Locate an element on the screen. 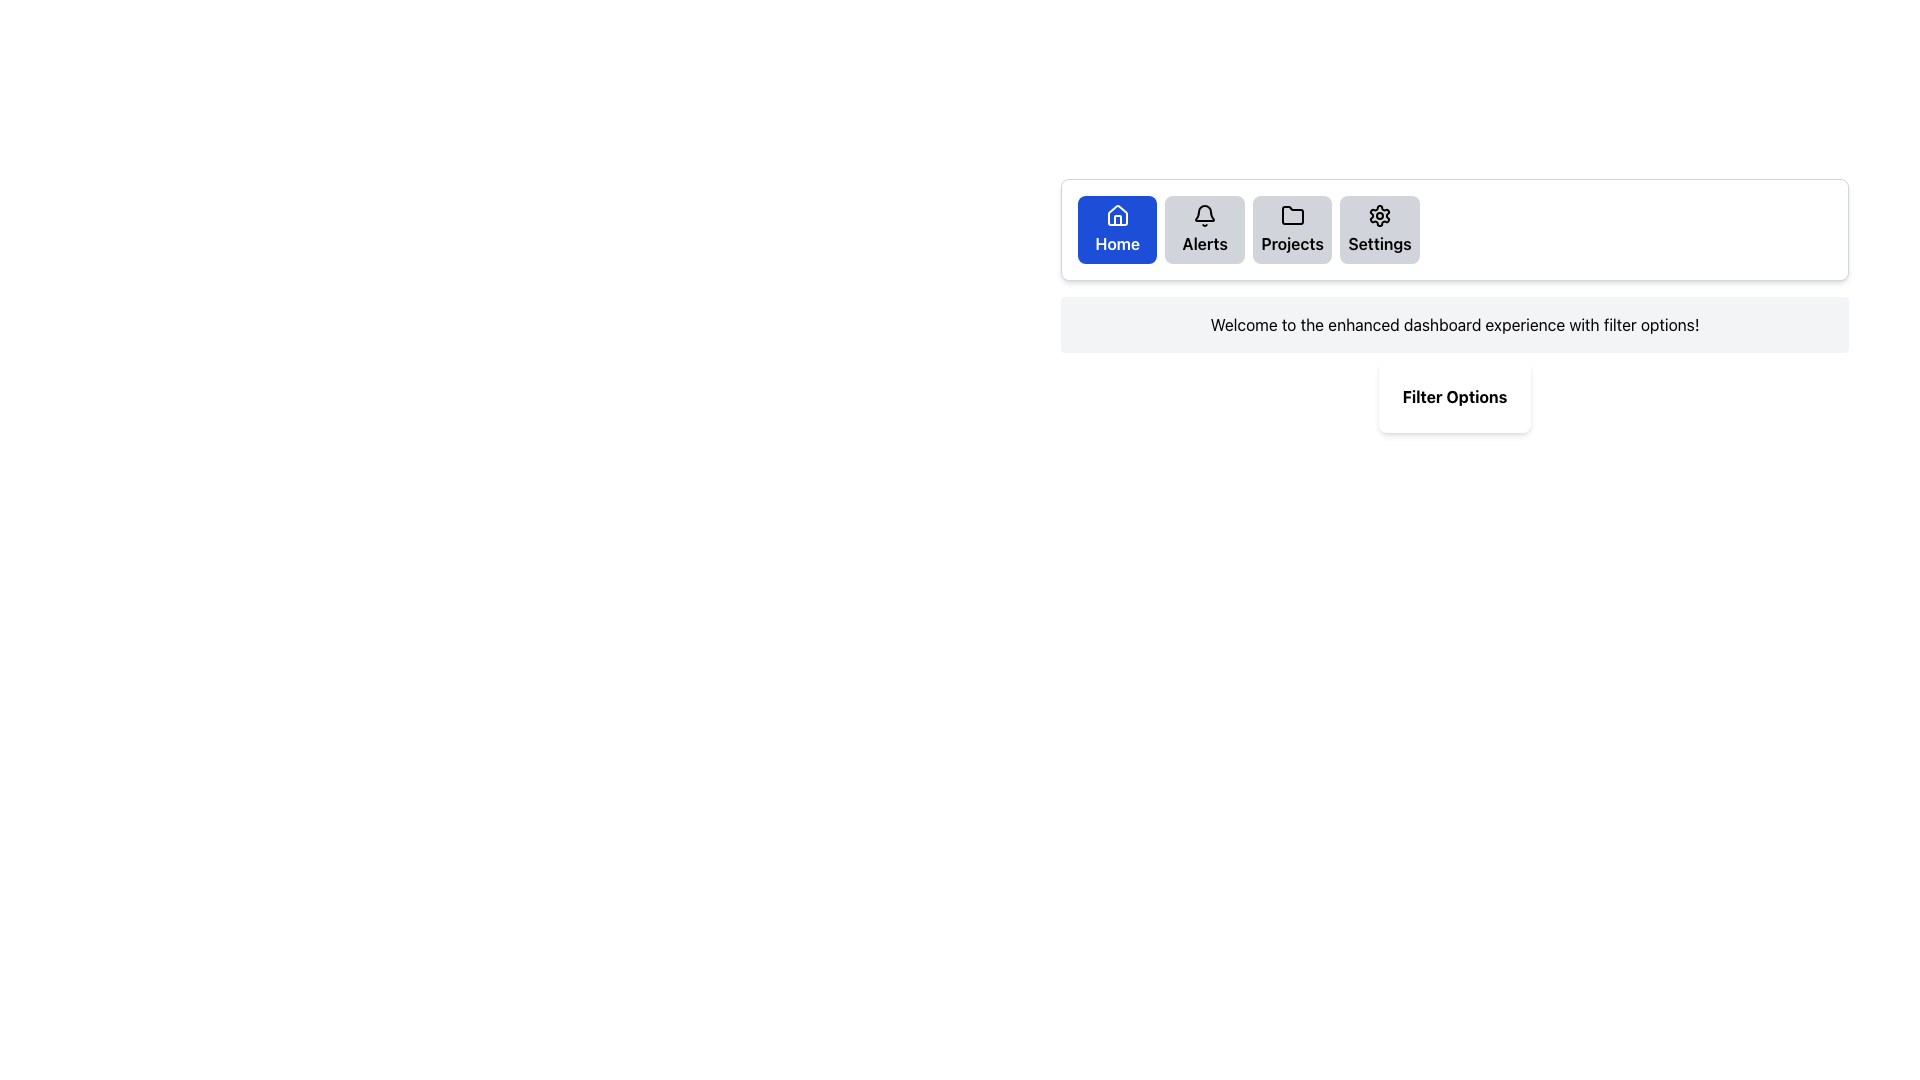 This screenshot has height=1080, width=1920. the Home icon located in the top-left corner of the navigation menu is located at coordinates (1116, 216).